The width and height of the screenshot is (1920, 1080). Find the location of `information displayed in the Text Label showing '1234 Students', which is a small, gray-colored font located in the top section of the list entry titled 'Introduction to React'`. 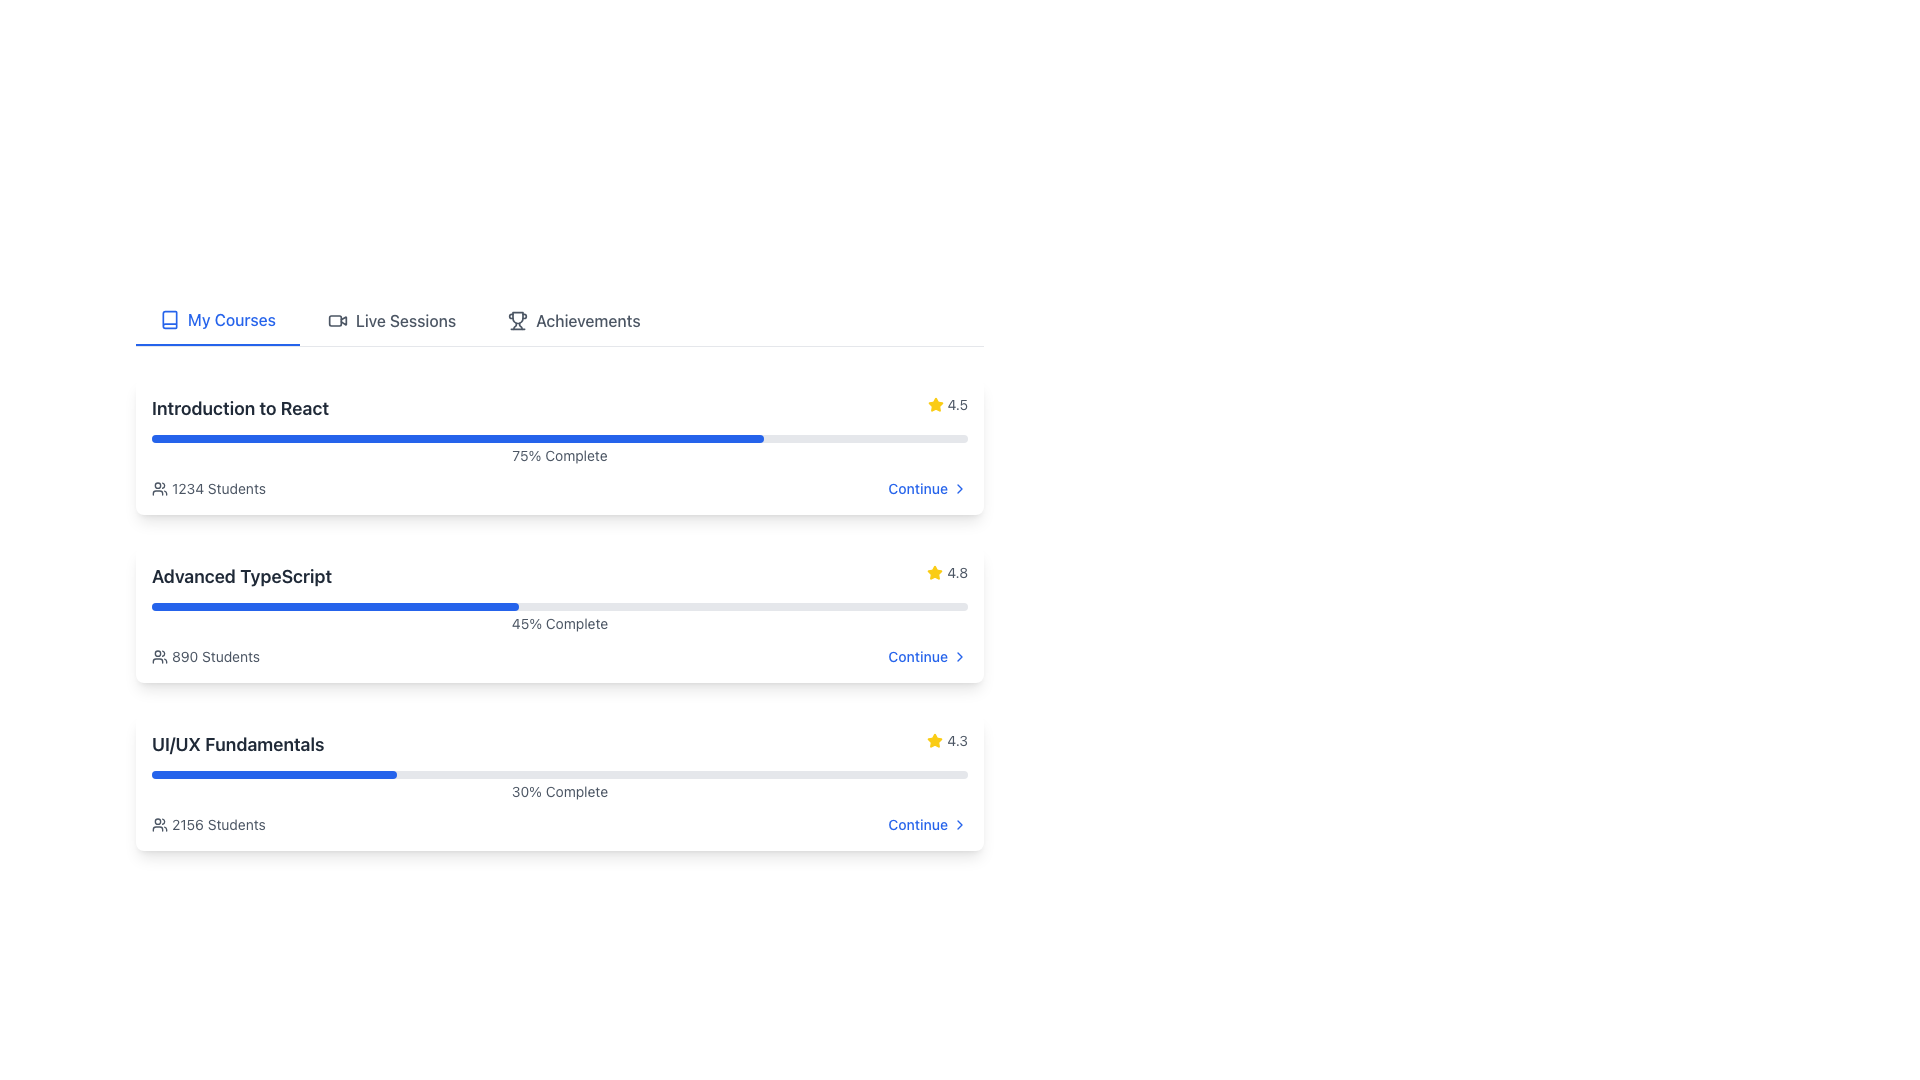

information displayed in the Text Label showing '1234 Students', which is a small, gray-colored font located in the top section of the list entry titled 'Introduction to React' is located at coordinates (219, 489).